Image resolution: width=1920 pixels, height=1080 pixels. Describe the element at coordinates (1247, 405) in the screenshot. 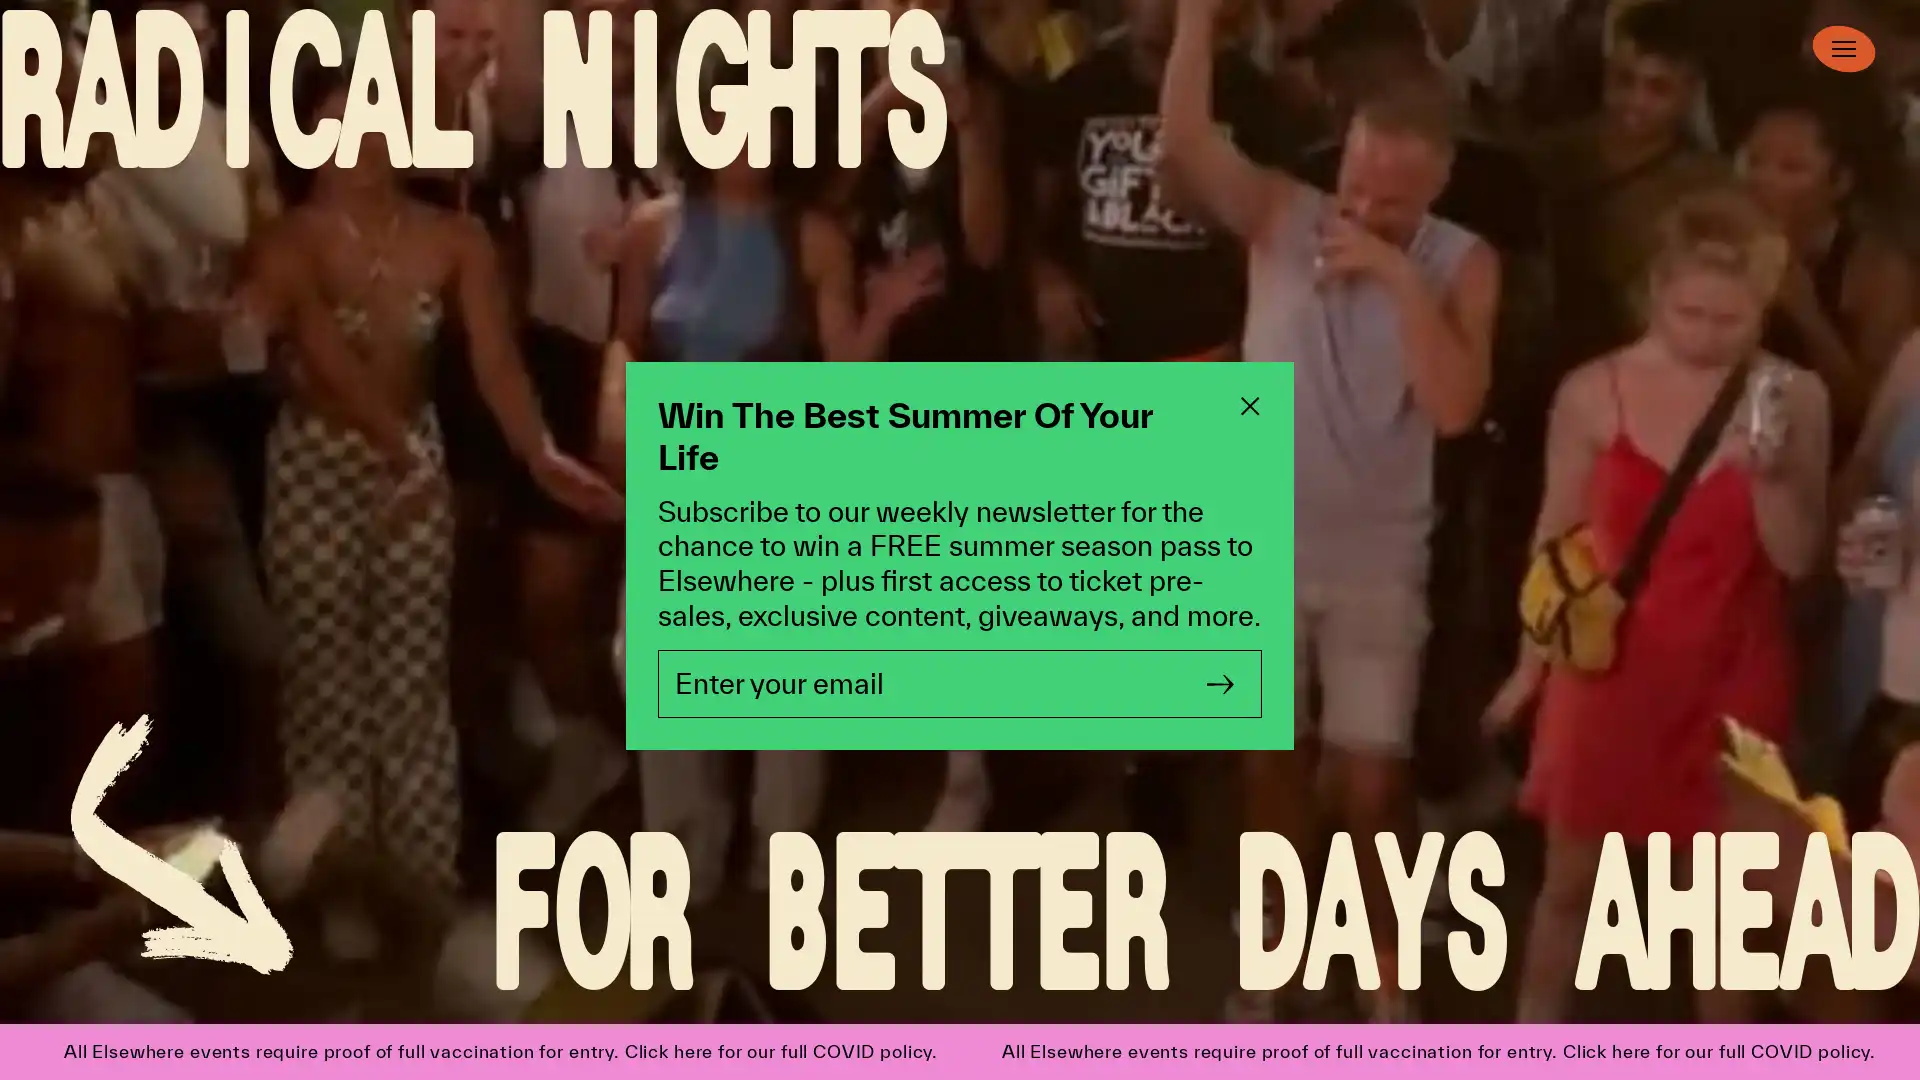

I see `Close` at that location.